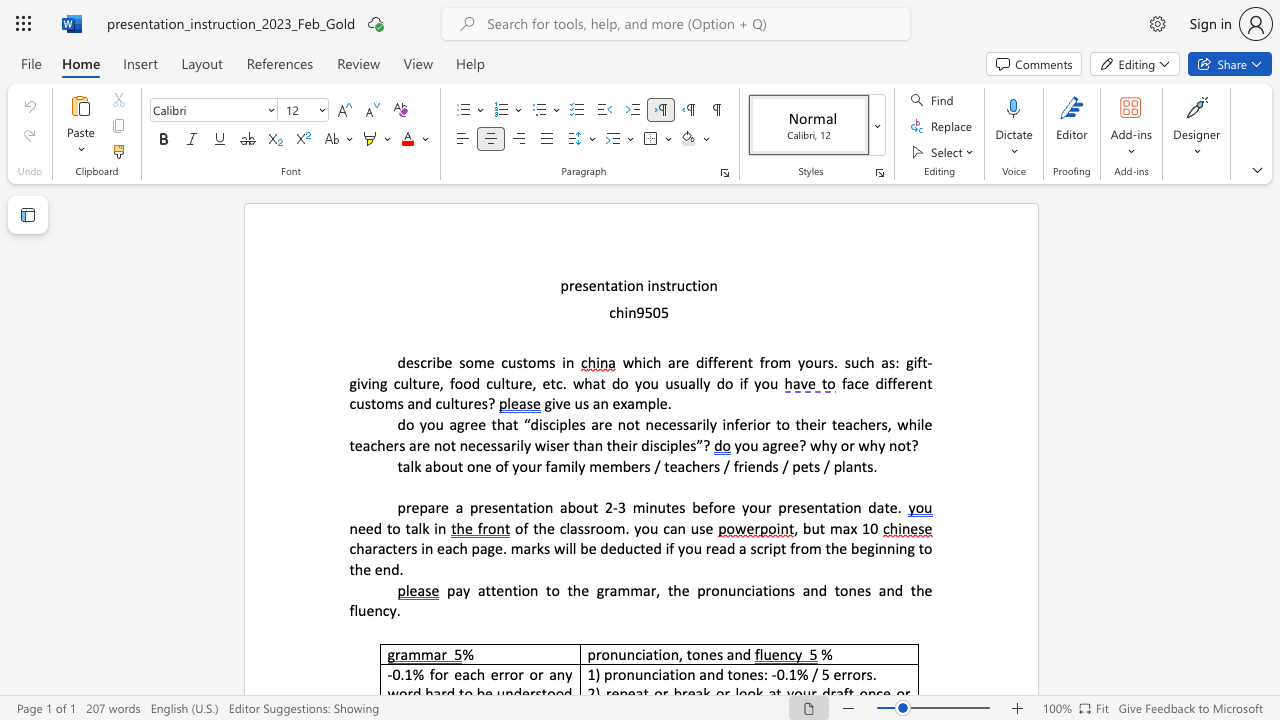 The image size is (1280, 720). I want to click on the subset text "cti" within the text "presentation instruction", so click(685, 285).